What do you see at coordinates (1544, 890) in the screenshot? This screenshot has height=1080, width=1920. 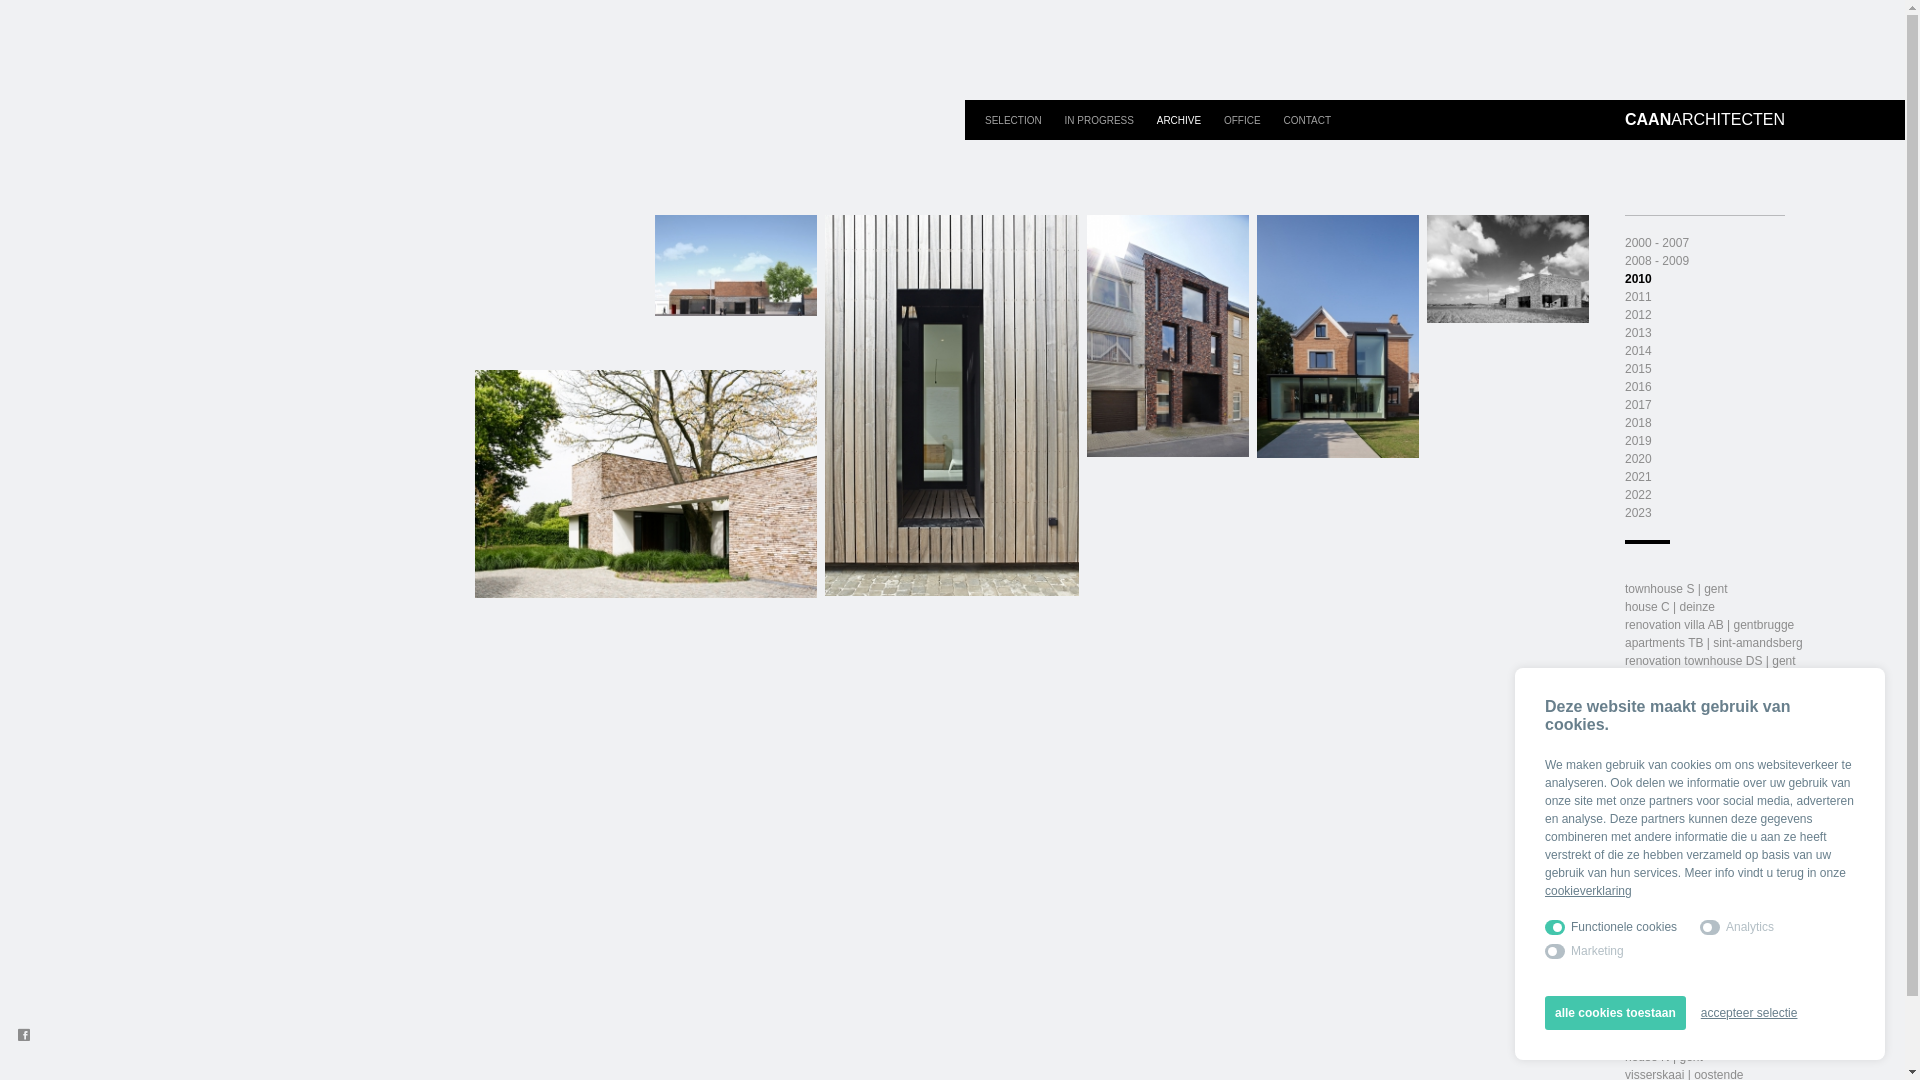 I see `'cookieverklaring'` at bounding box center [1544, 890].